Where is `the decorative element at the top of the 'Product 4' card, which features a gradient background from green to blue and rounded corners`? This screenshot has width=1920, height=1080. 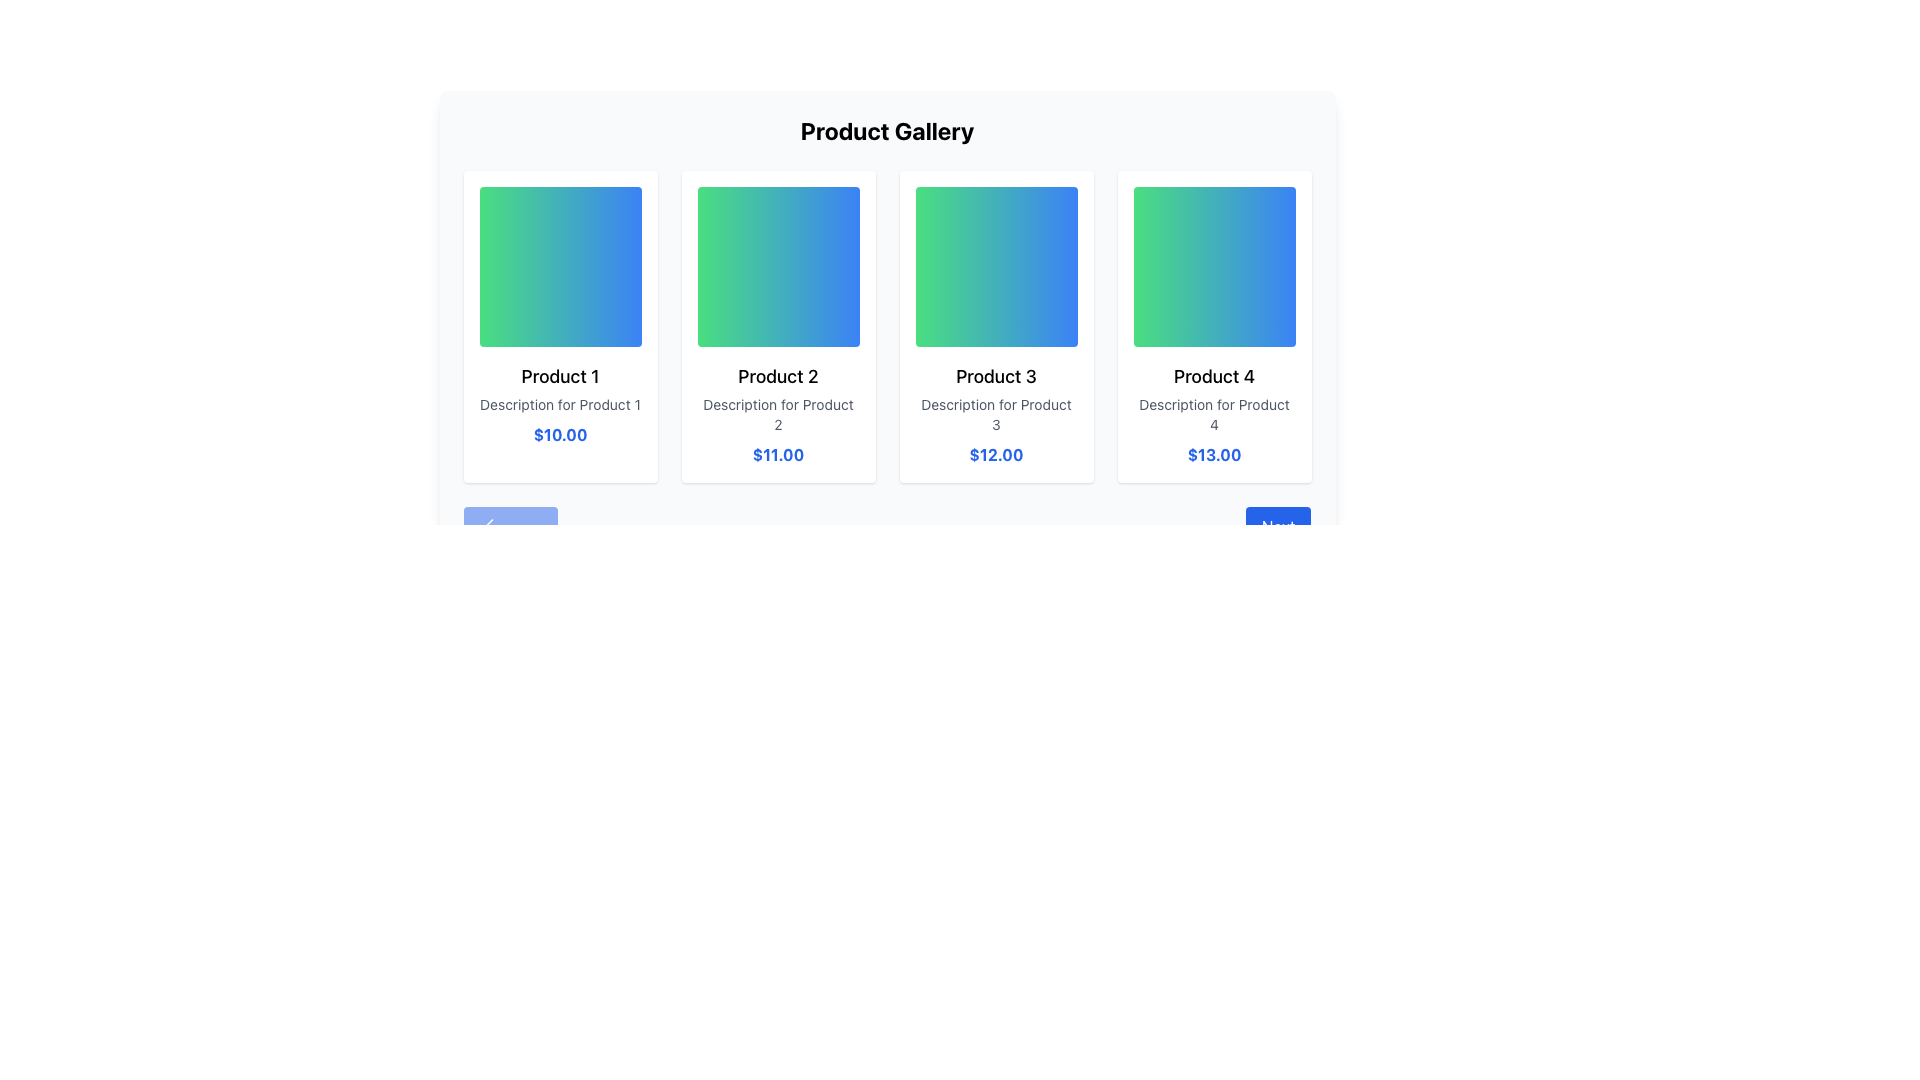 the decorative element at the top of the 'Product 4' card, which features a gradient background from green to blue and rounded corners is located at coordinates (1213, 265).